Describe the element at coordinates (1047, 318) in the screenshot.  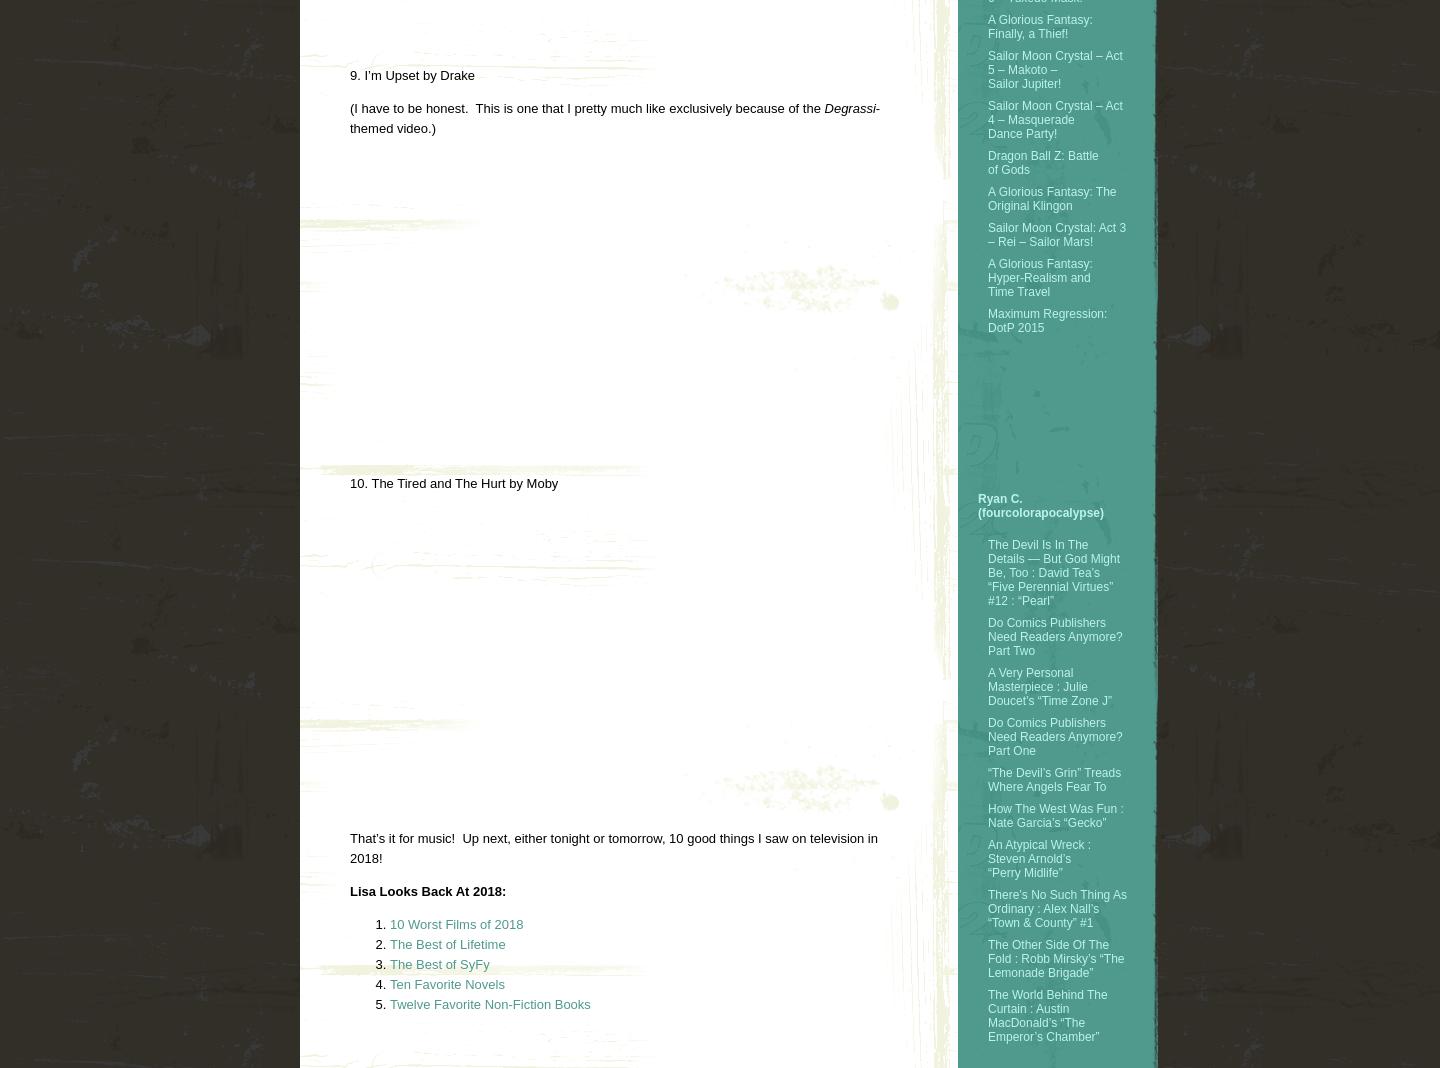
I see `'Maximum Regression: DotP 2015'` at that location.